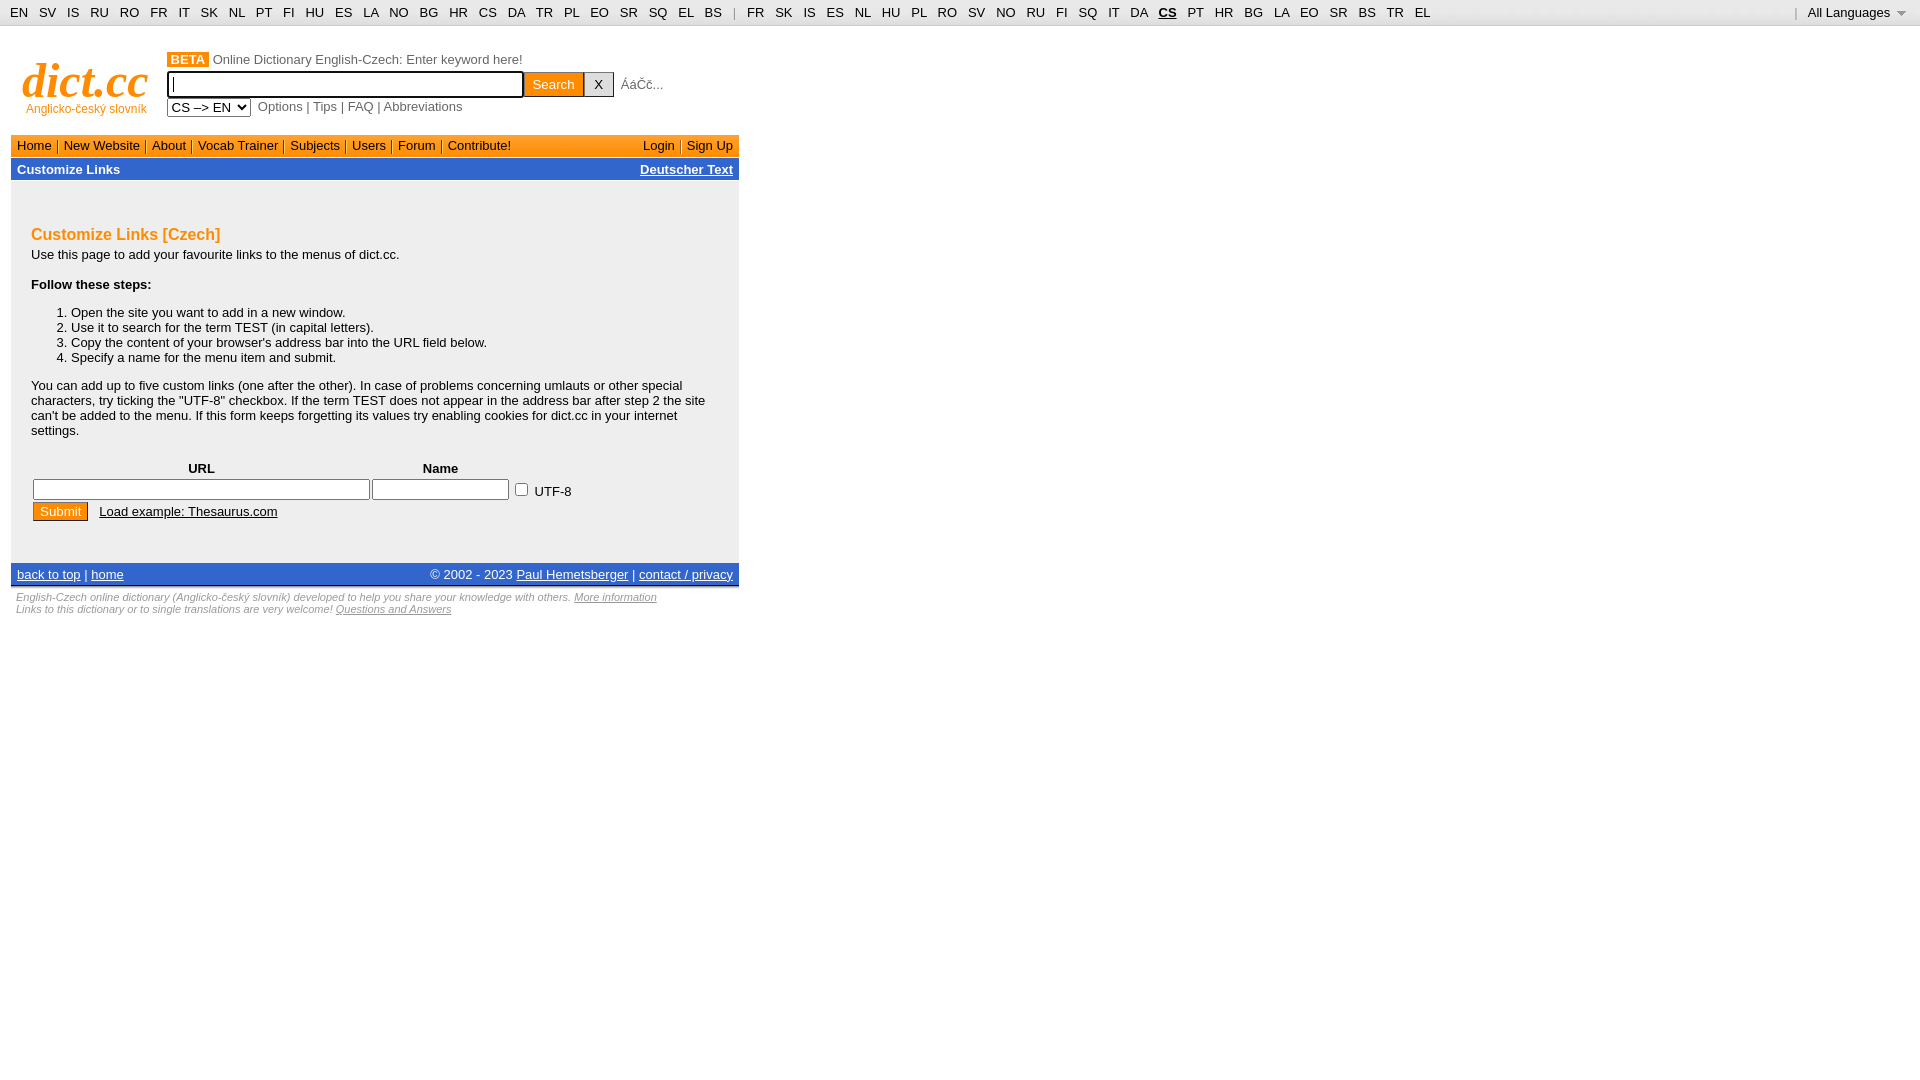 The width and height of the screenshot is (1920, 1080). I want to click on 'CS', so click(1166, 12).